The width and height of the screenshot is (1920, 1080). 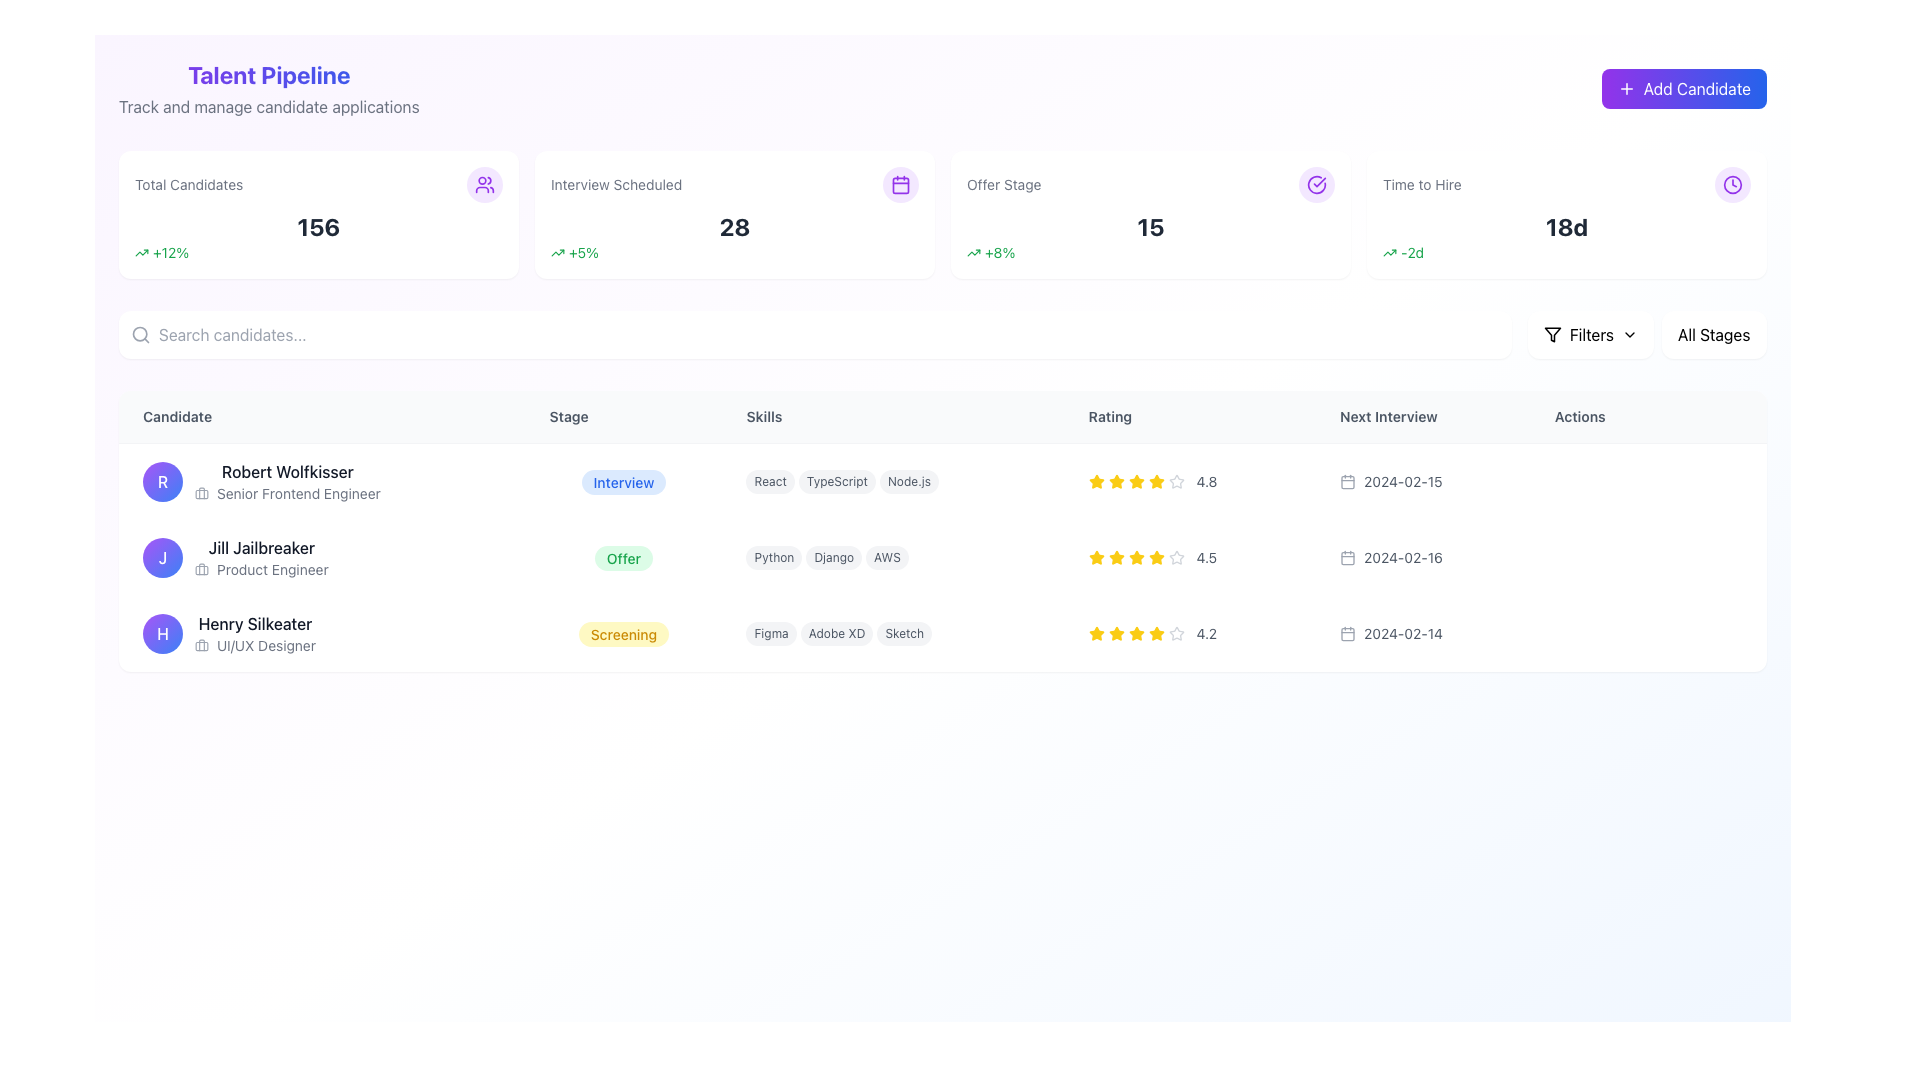 What do you see at coordinates (837, 482) in the screenshot?
I see `assistive technology` at bounding box center [837, 482].